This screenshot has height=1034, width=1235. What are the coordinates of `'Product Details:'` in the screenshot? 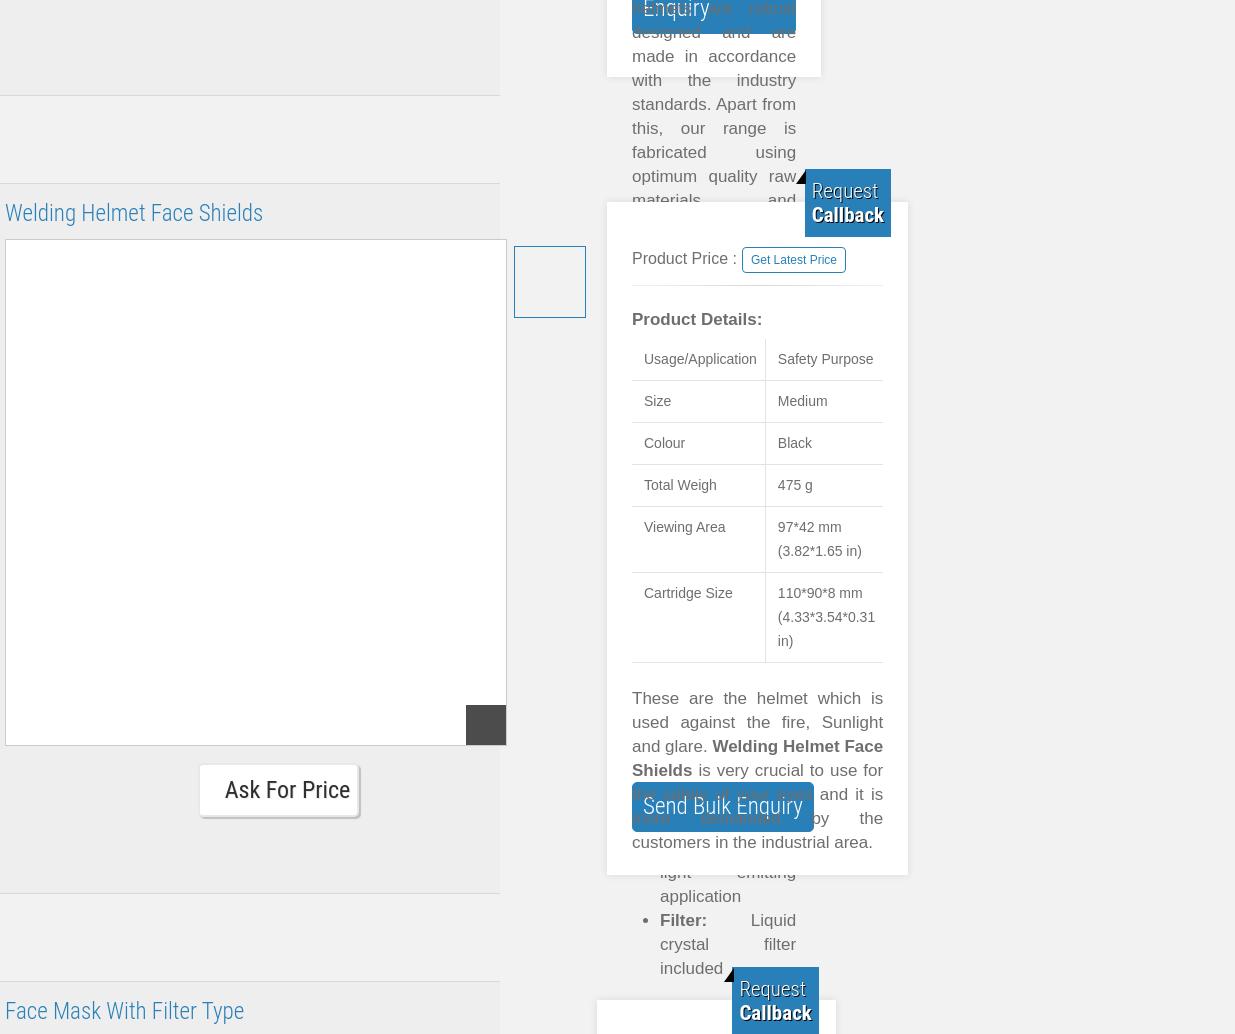 It's located at (697, 318).